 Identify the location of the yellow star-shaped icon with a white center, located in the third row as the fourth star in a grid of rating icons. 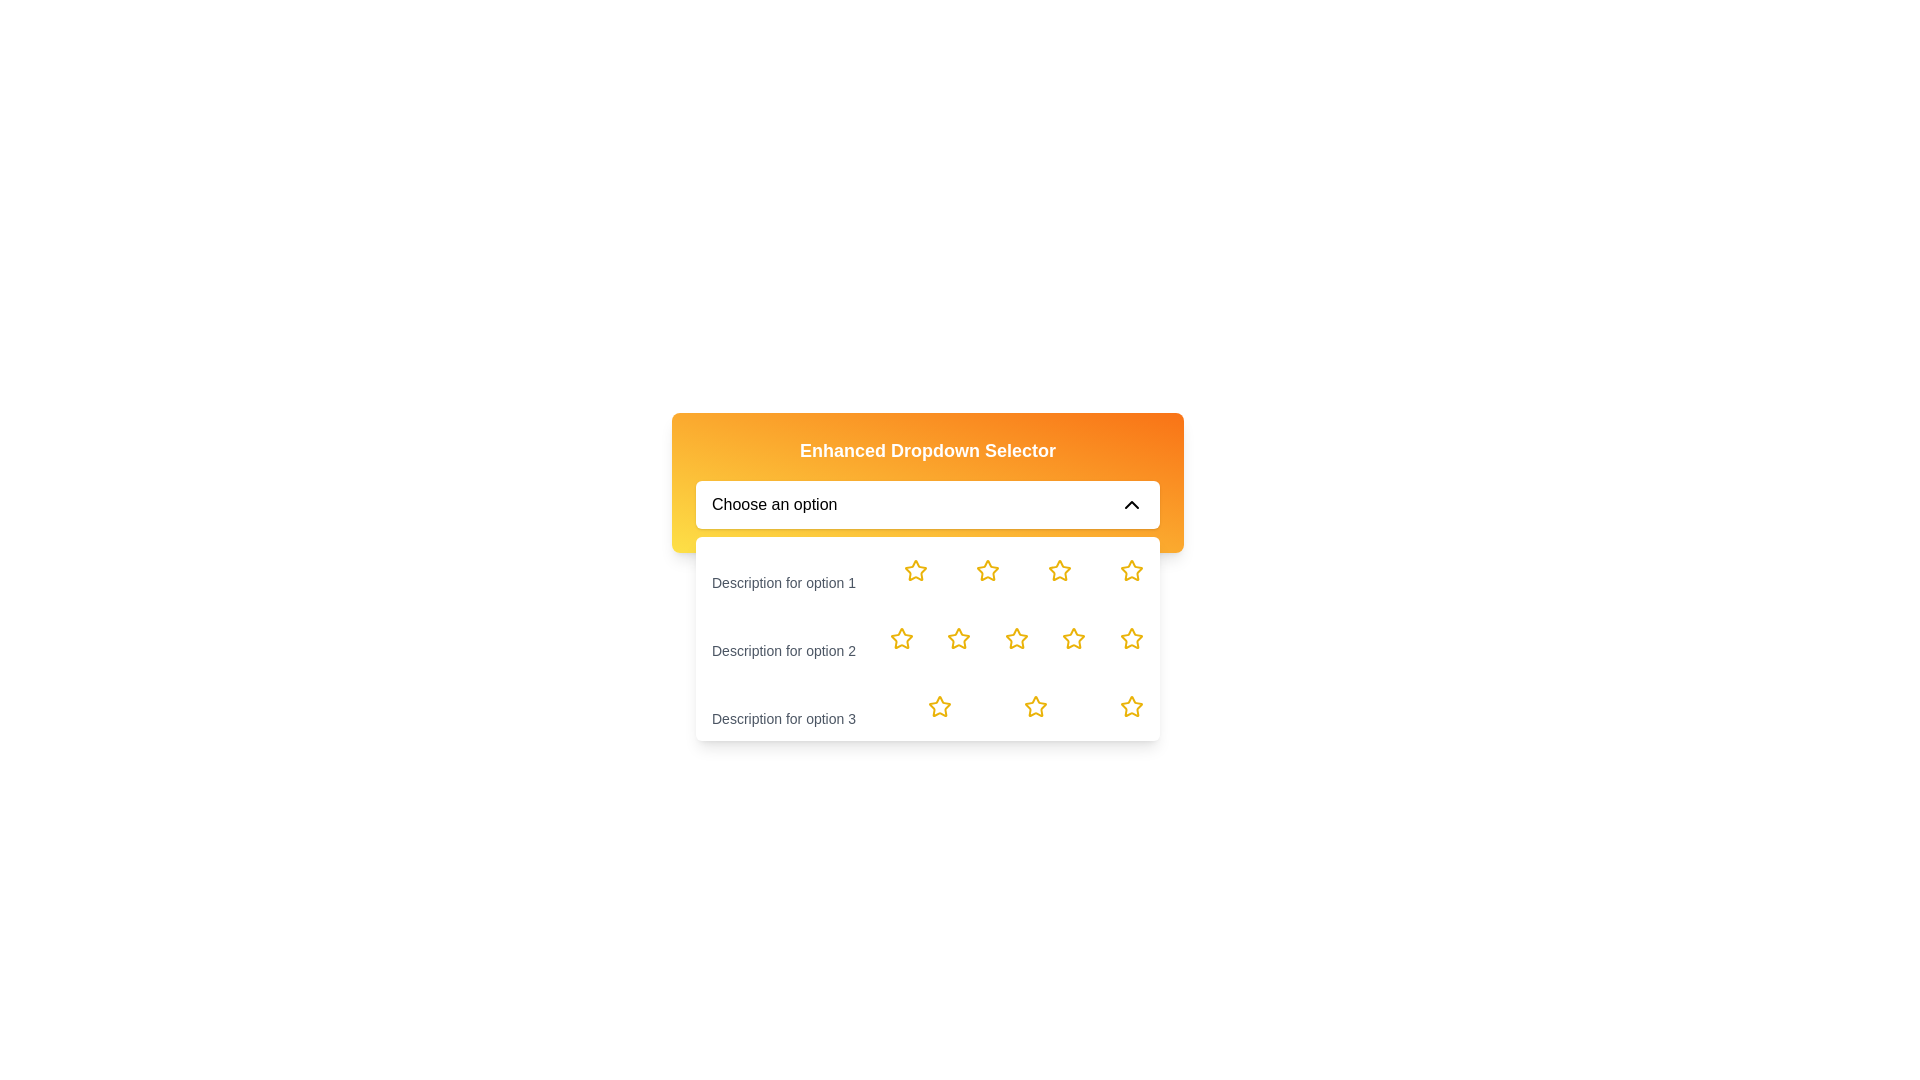
(1059, 570).